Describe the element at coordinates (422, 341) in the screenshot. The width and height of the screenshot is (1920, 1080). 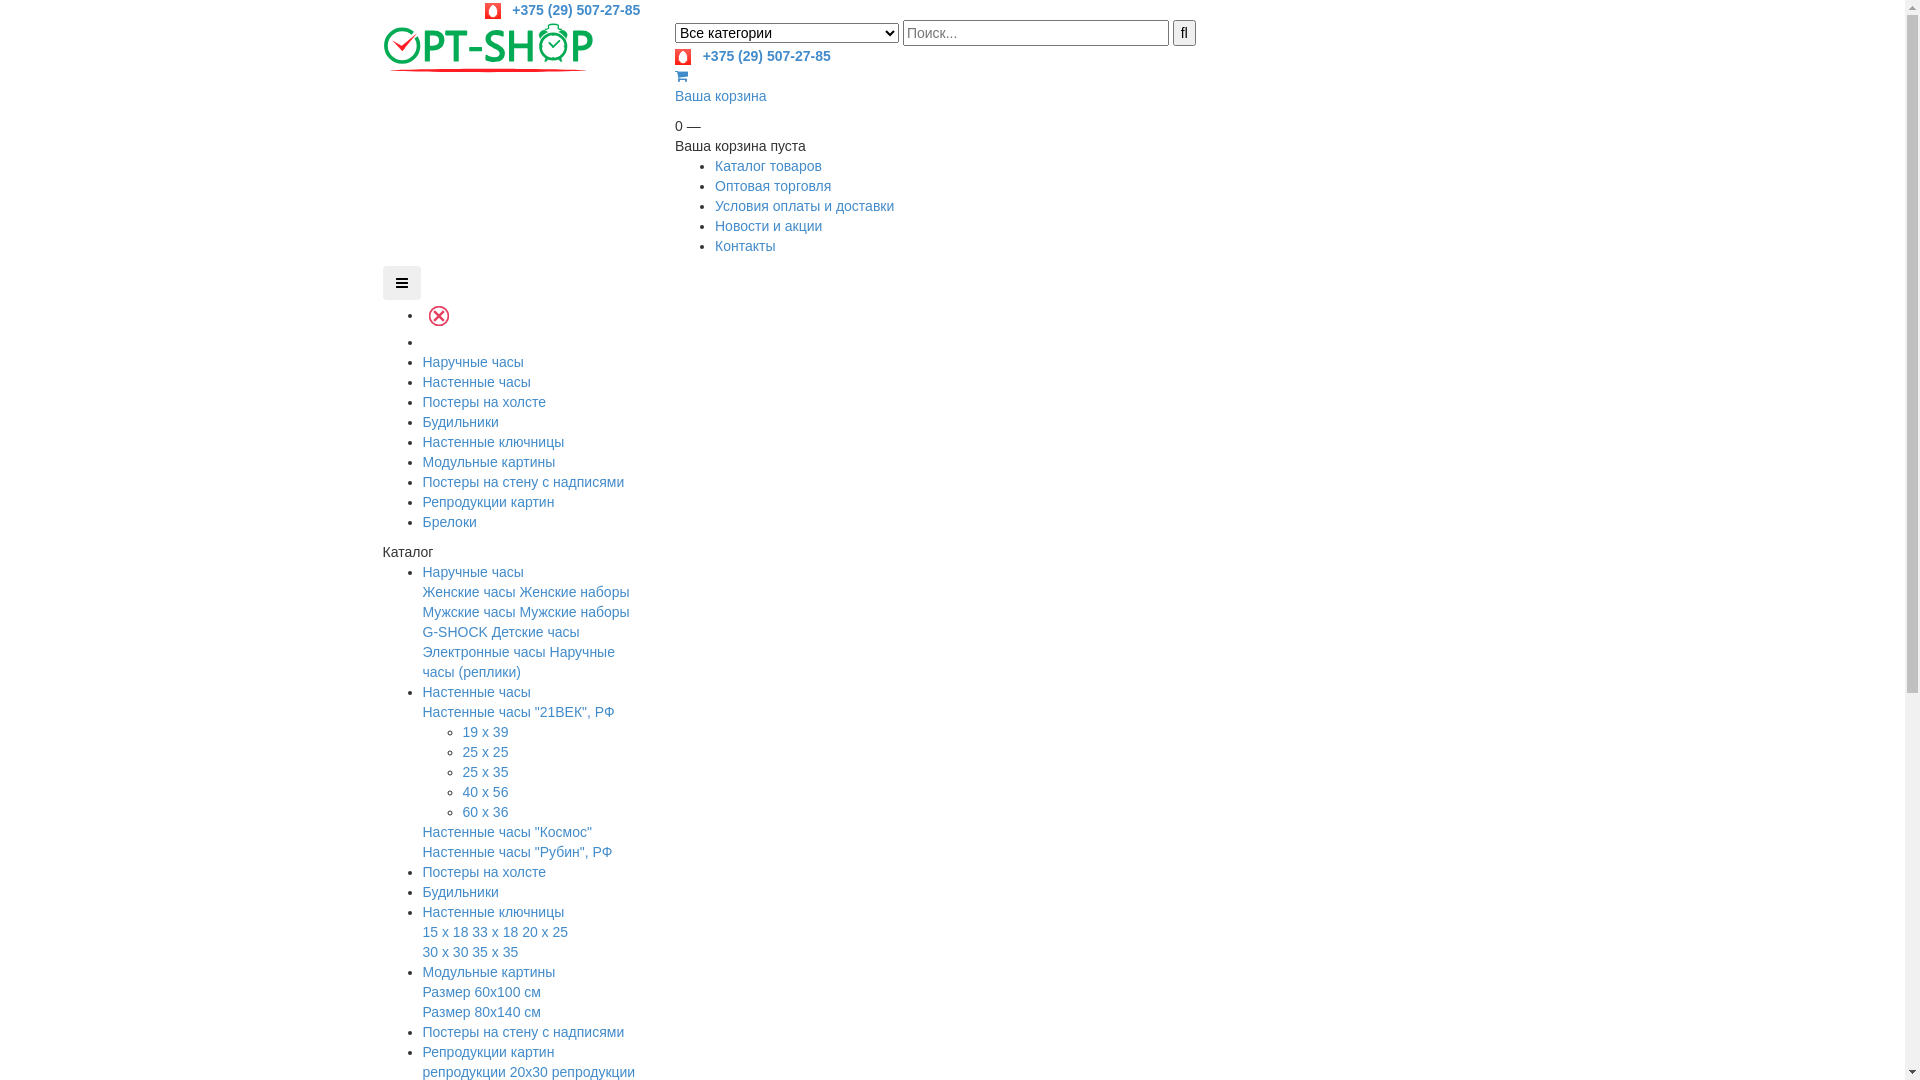
I see `' '` at that location.